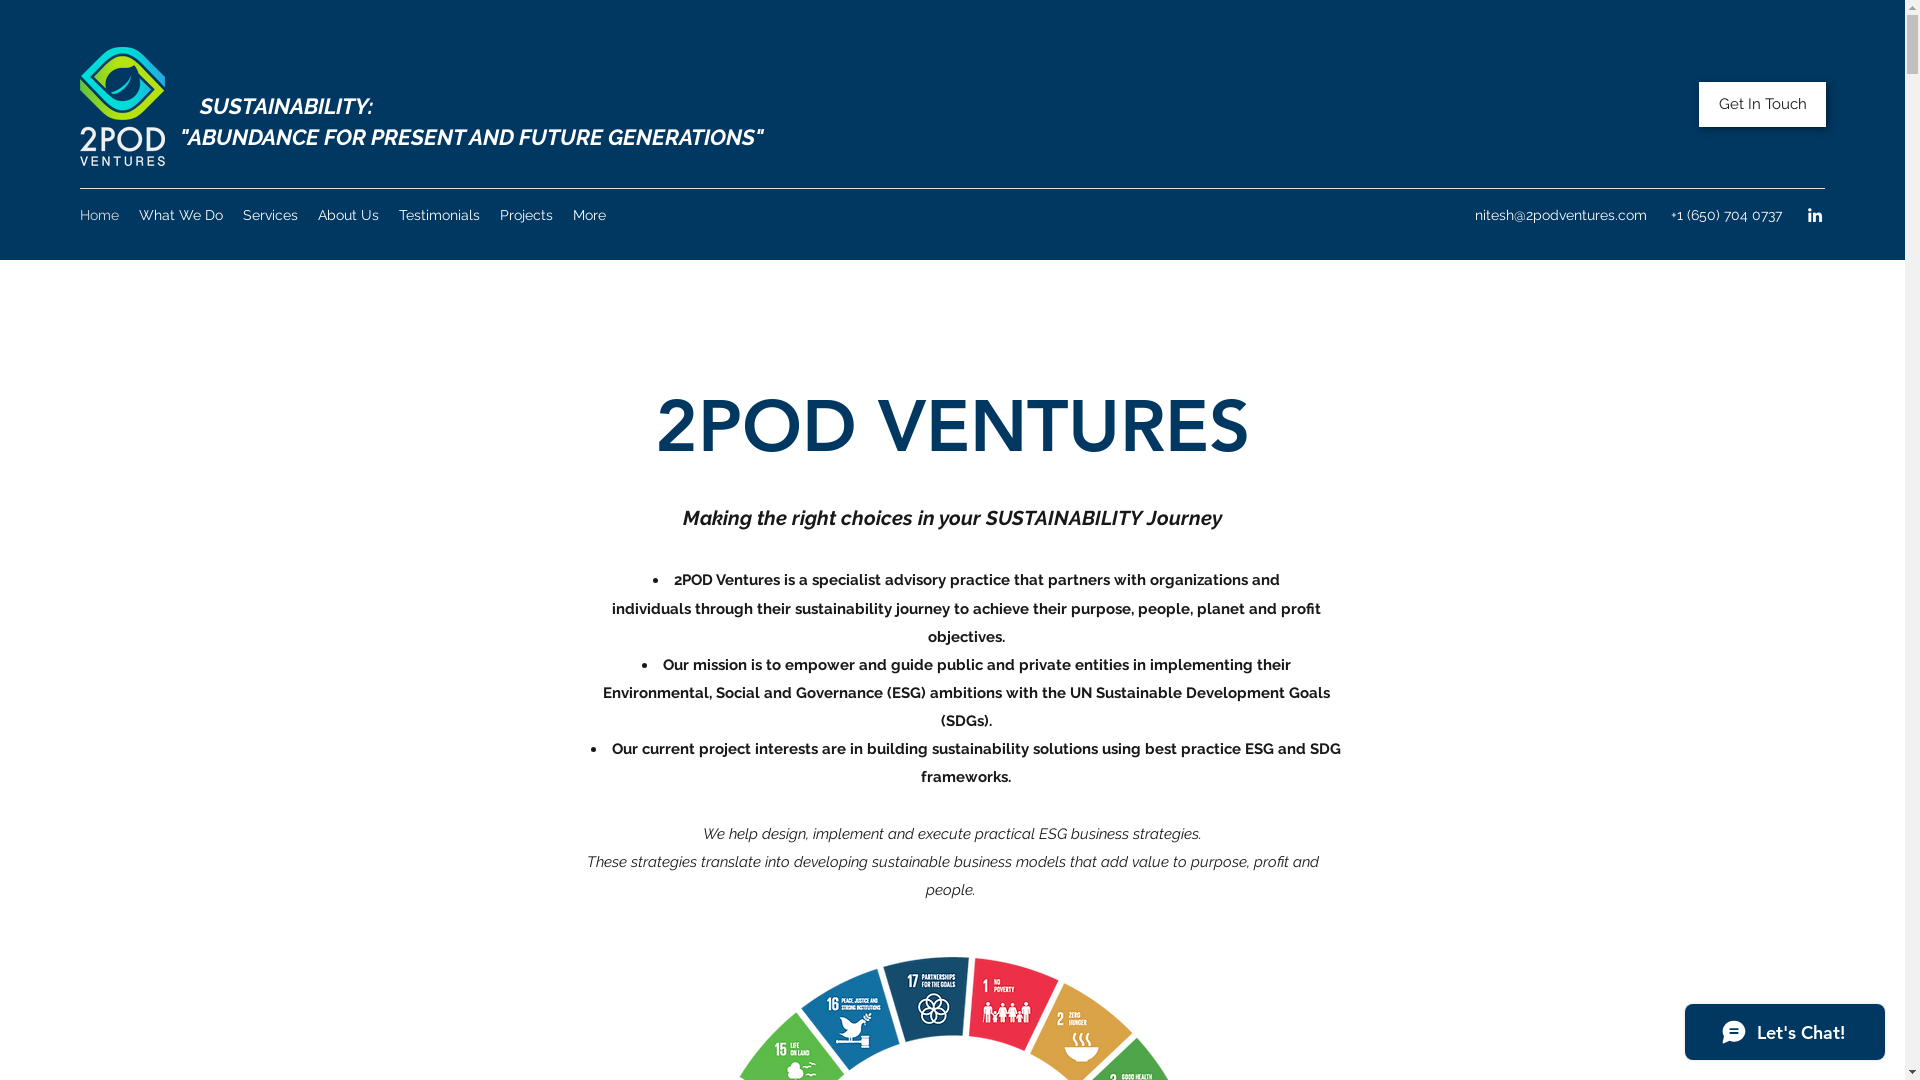 The height and width of the screenshot is (1080, 1920). What do you see at coordinates (181, 215) in the screenshot?
I see `'What We Do'` at bounding box center [181, 215].